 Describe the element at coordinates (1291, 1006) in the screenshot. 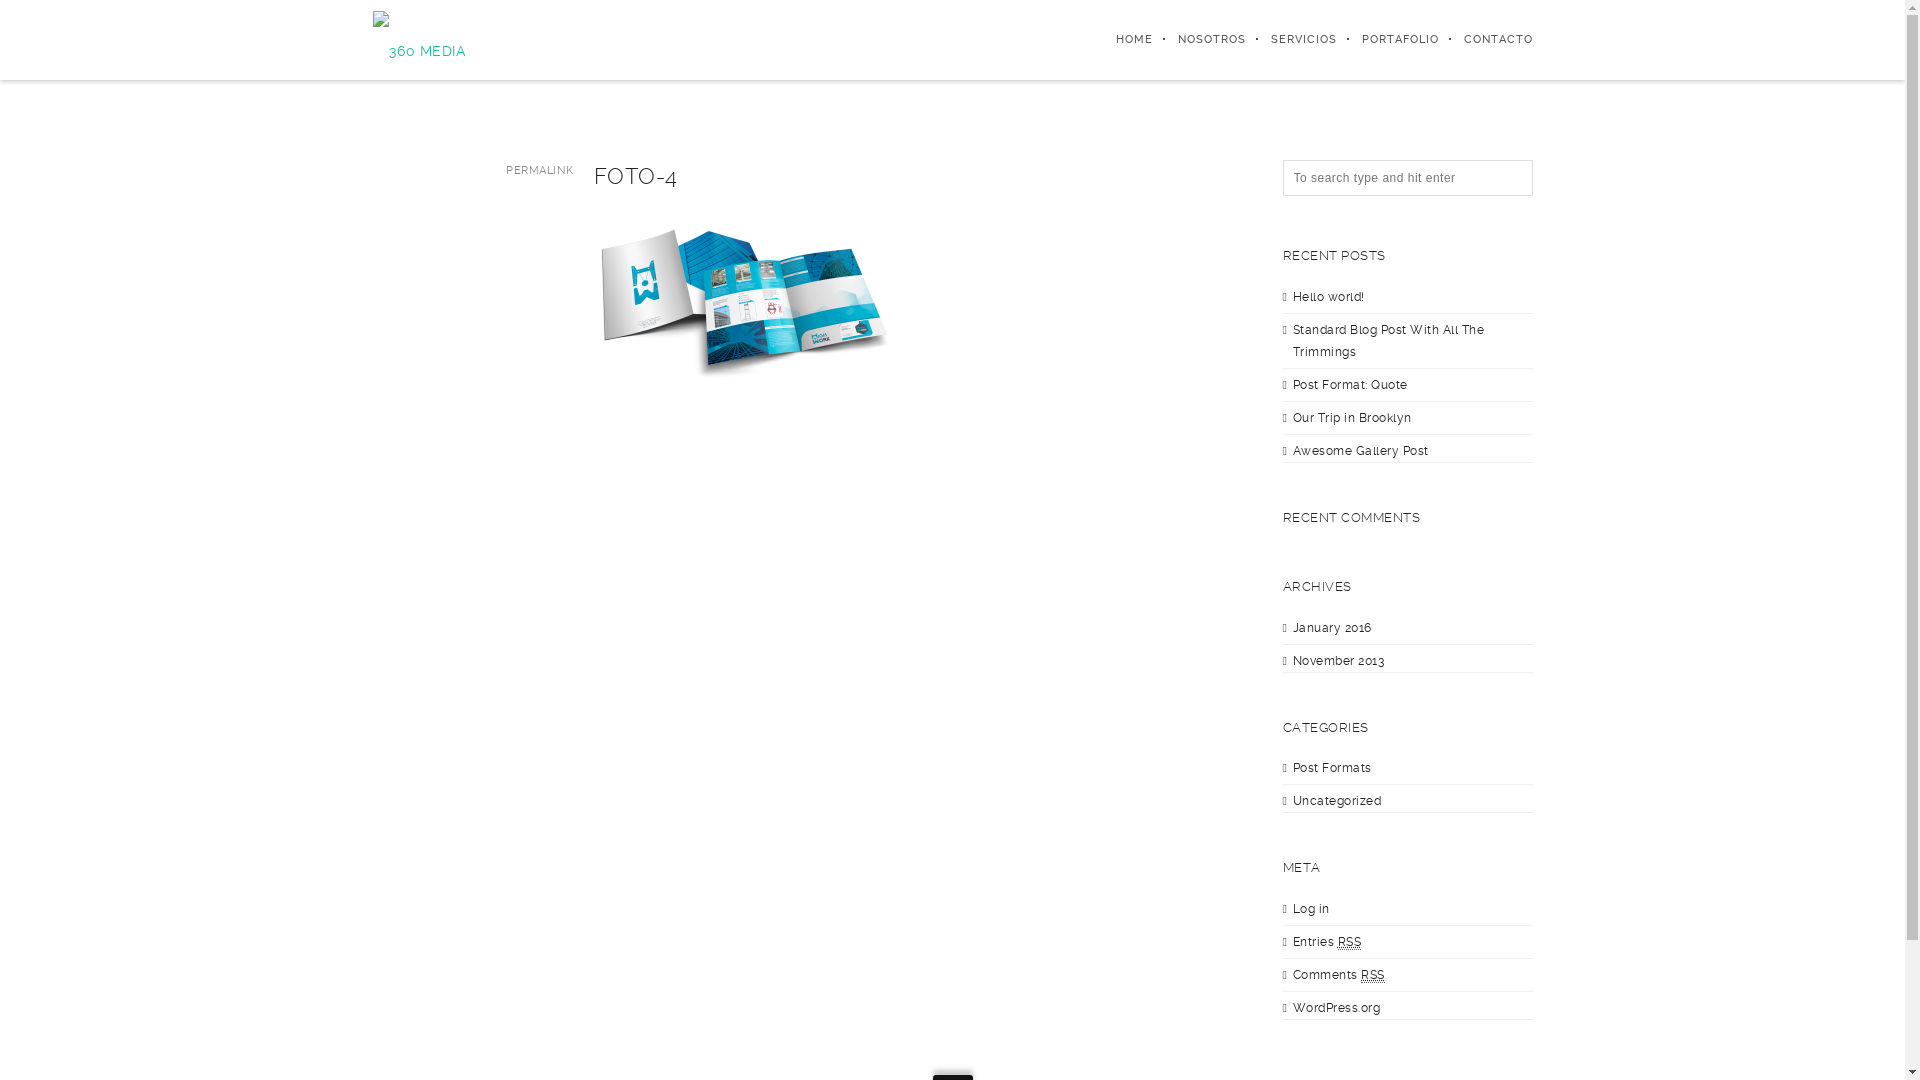

I see `'WordPress.org'` at that location.